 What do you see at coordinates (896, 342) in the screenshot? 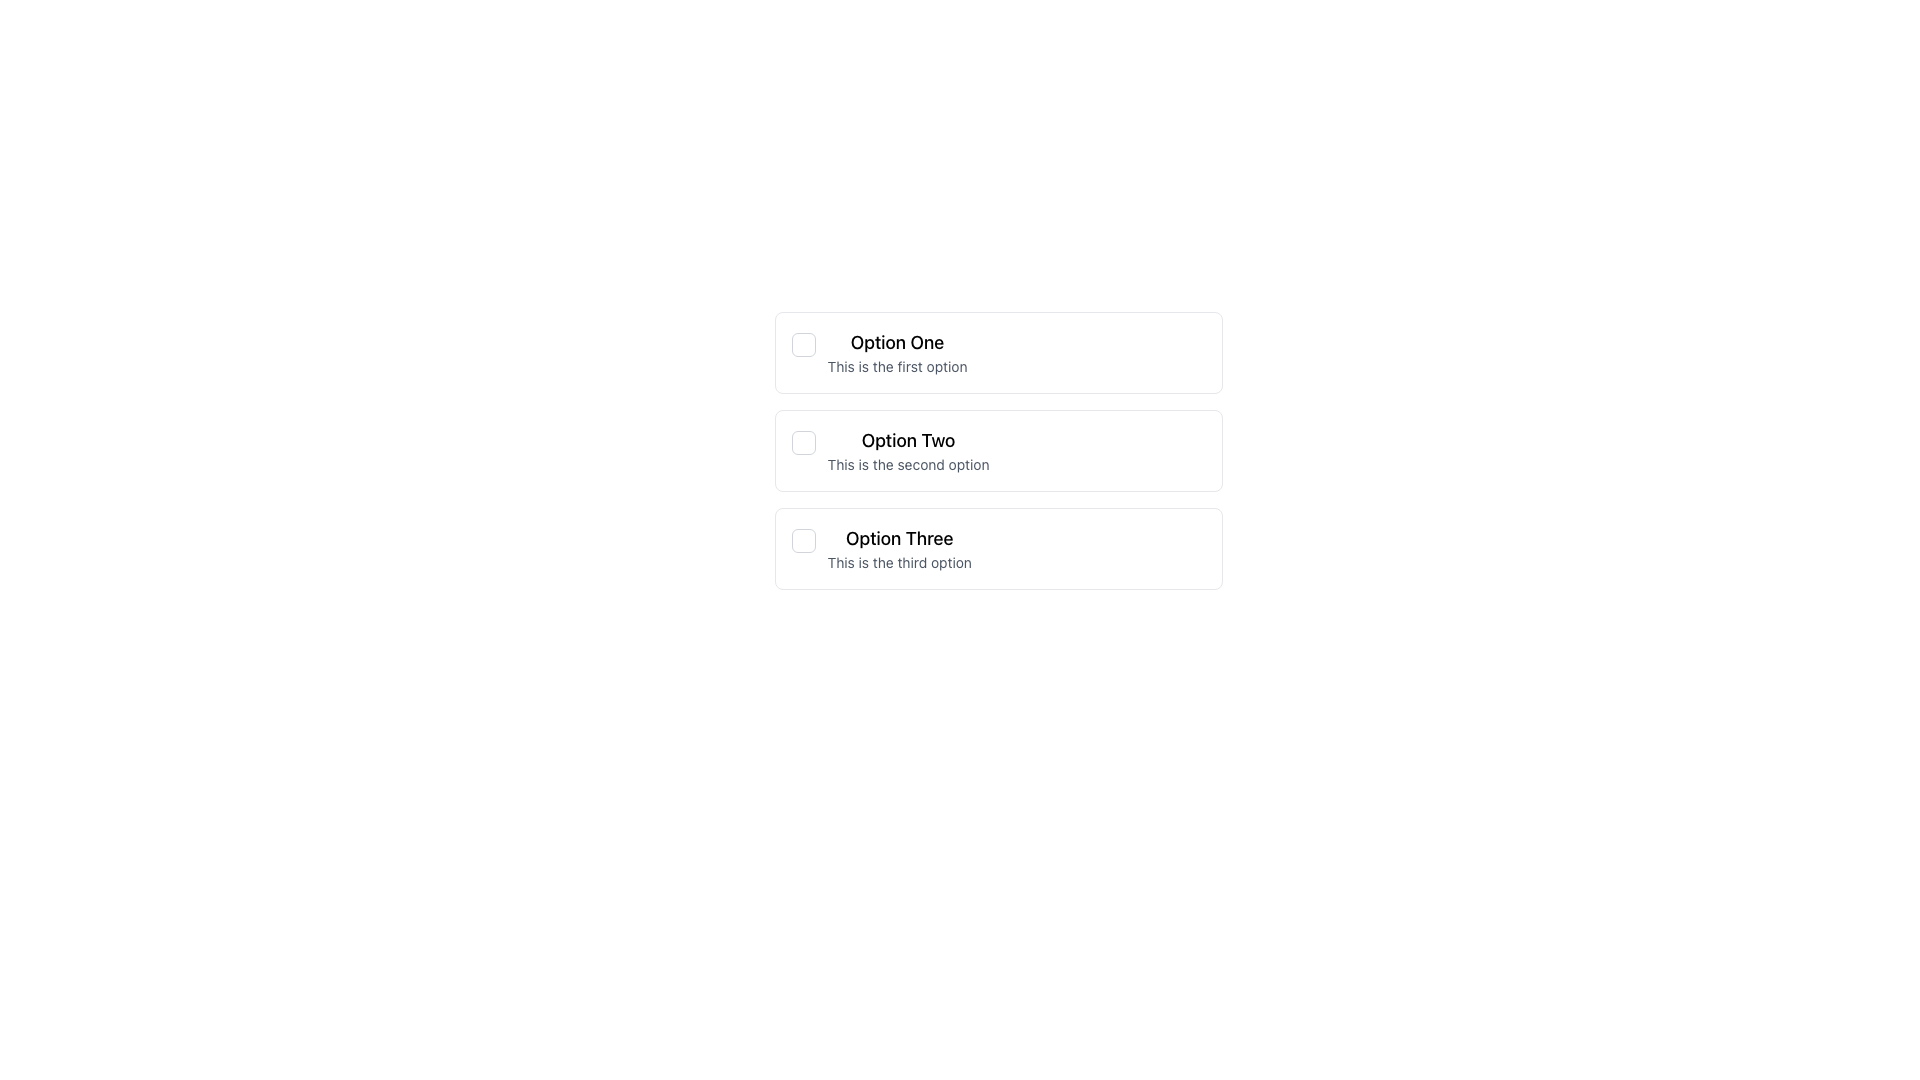
I see `the text label 'Option One', which is styled in a larger font and bold, positioned at the top of the options list` at bounding box center [896, 342].